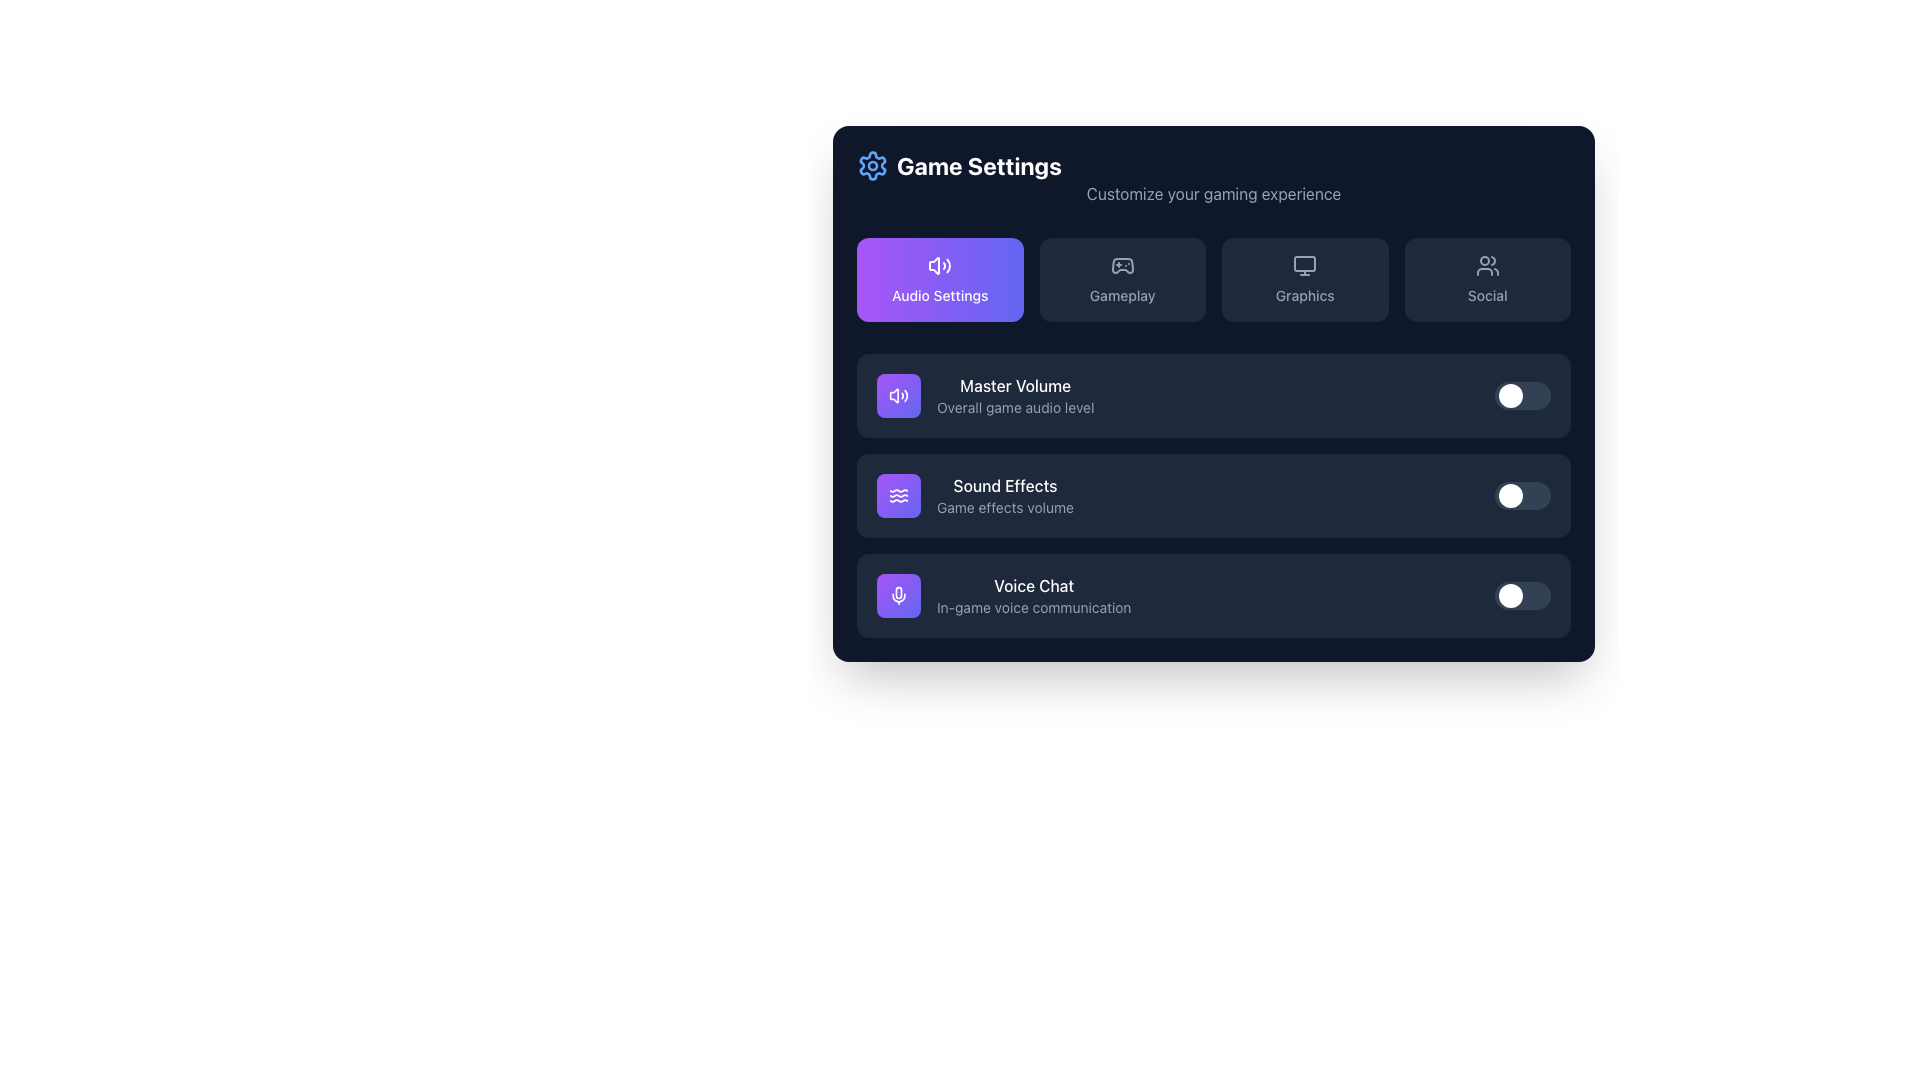 This screenshot has height=1080, width=1920. Describe the element at coordinates (1305, 280) in the screenshot. I see `the Graphics settings button located in the third column of the Game Settings menu to observe hover effects` at that location.